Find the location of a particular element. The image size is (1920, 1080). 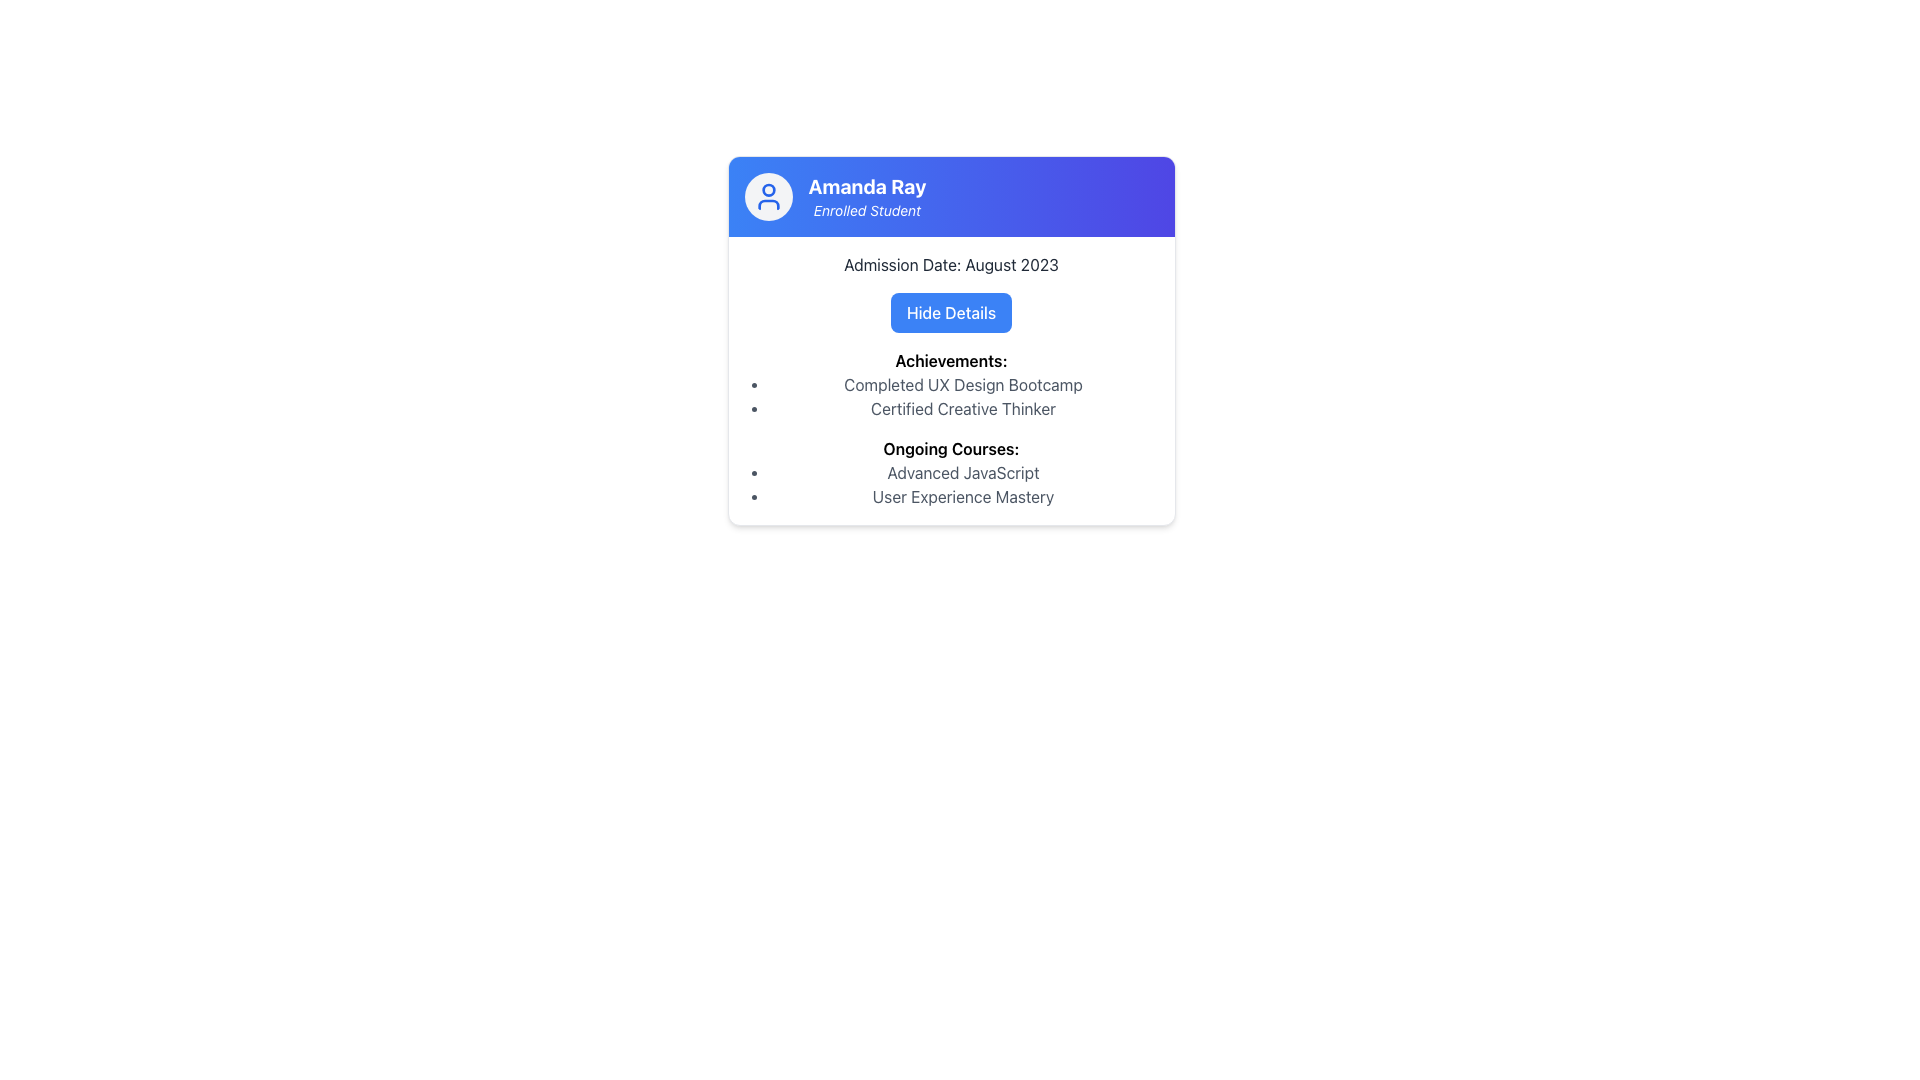

the second item in the bulleted list under the 'Achievements:' section, which informs the user about a specific achievement related to the listed individual is located at coordinates (963, 407).